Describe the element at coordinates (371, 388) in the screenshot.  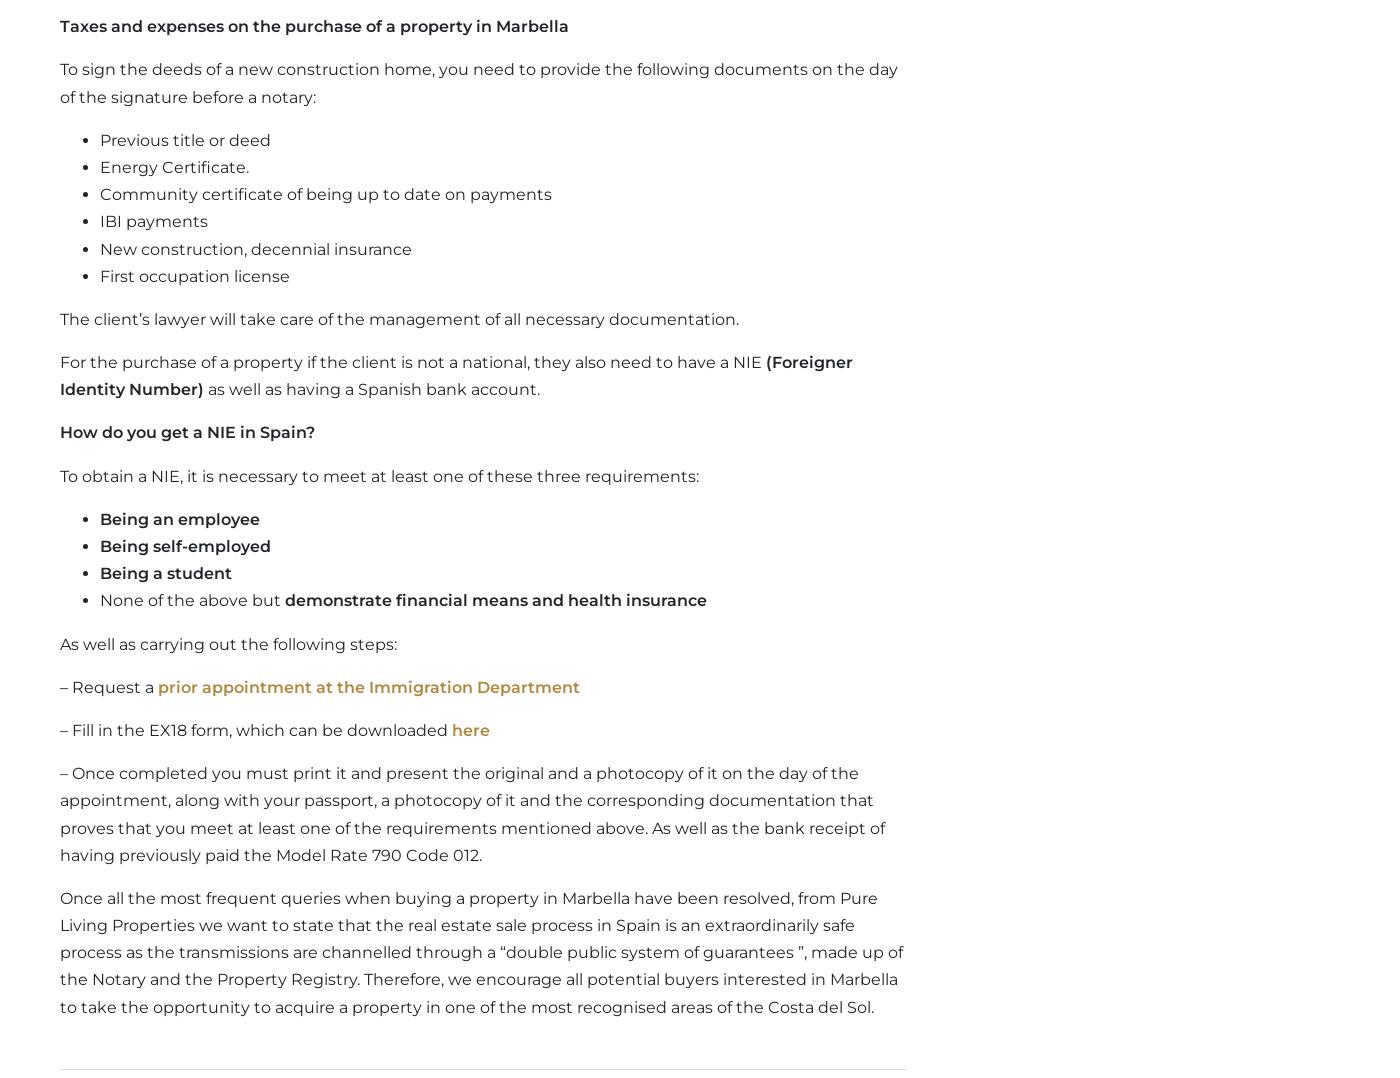
I see `'as well as having a Spanish bank account.'` at that location.